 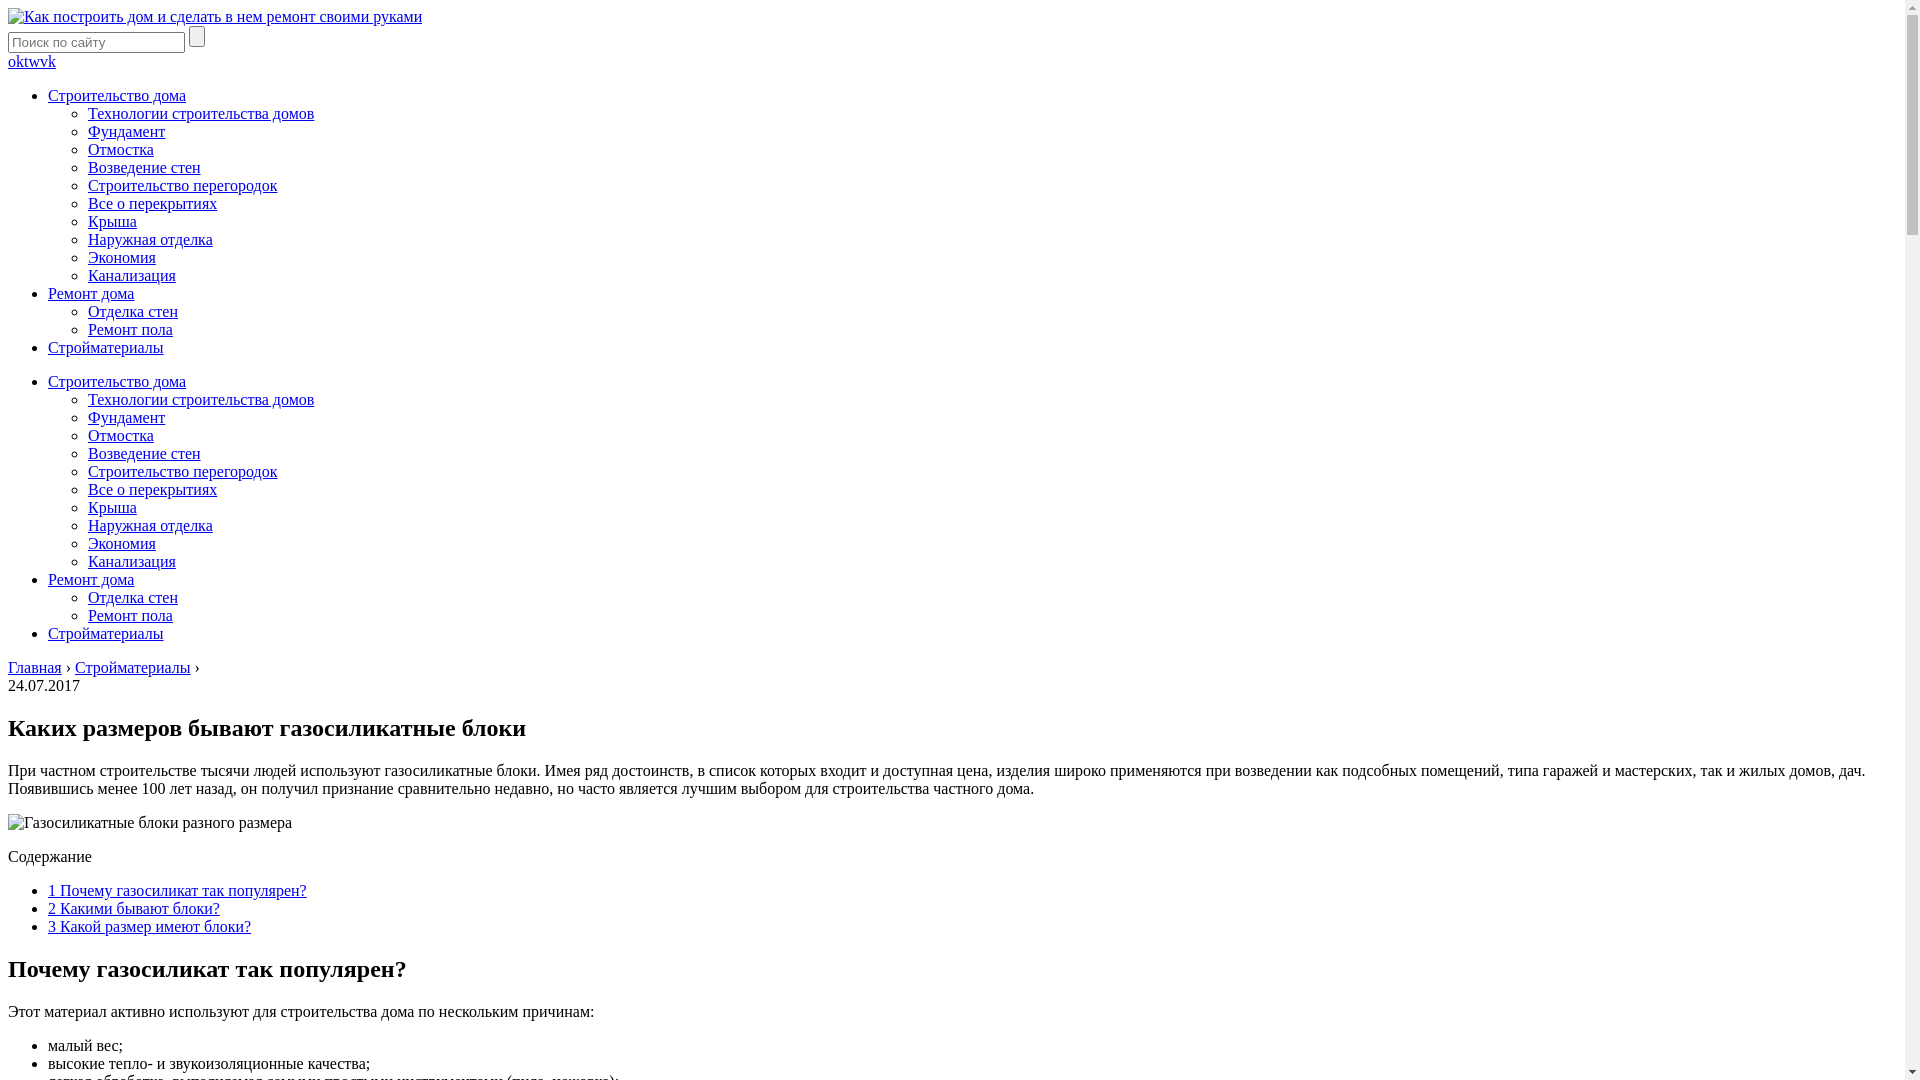 What do you see at coordinates (15, 60) in the screenshot?
I see `'ok'` at bounding box center [15, 60].